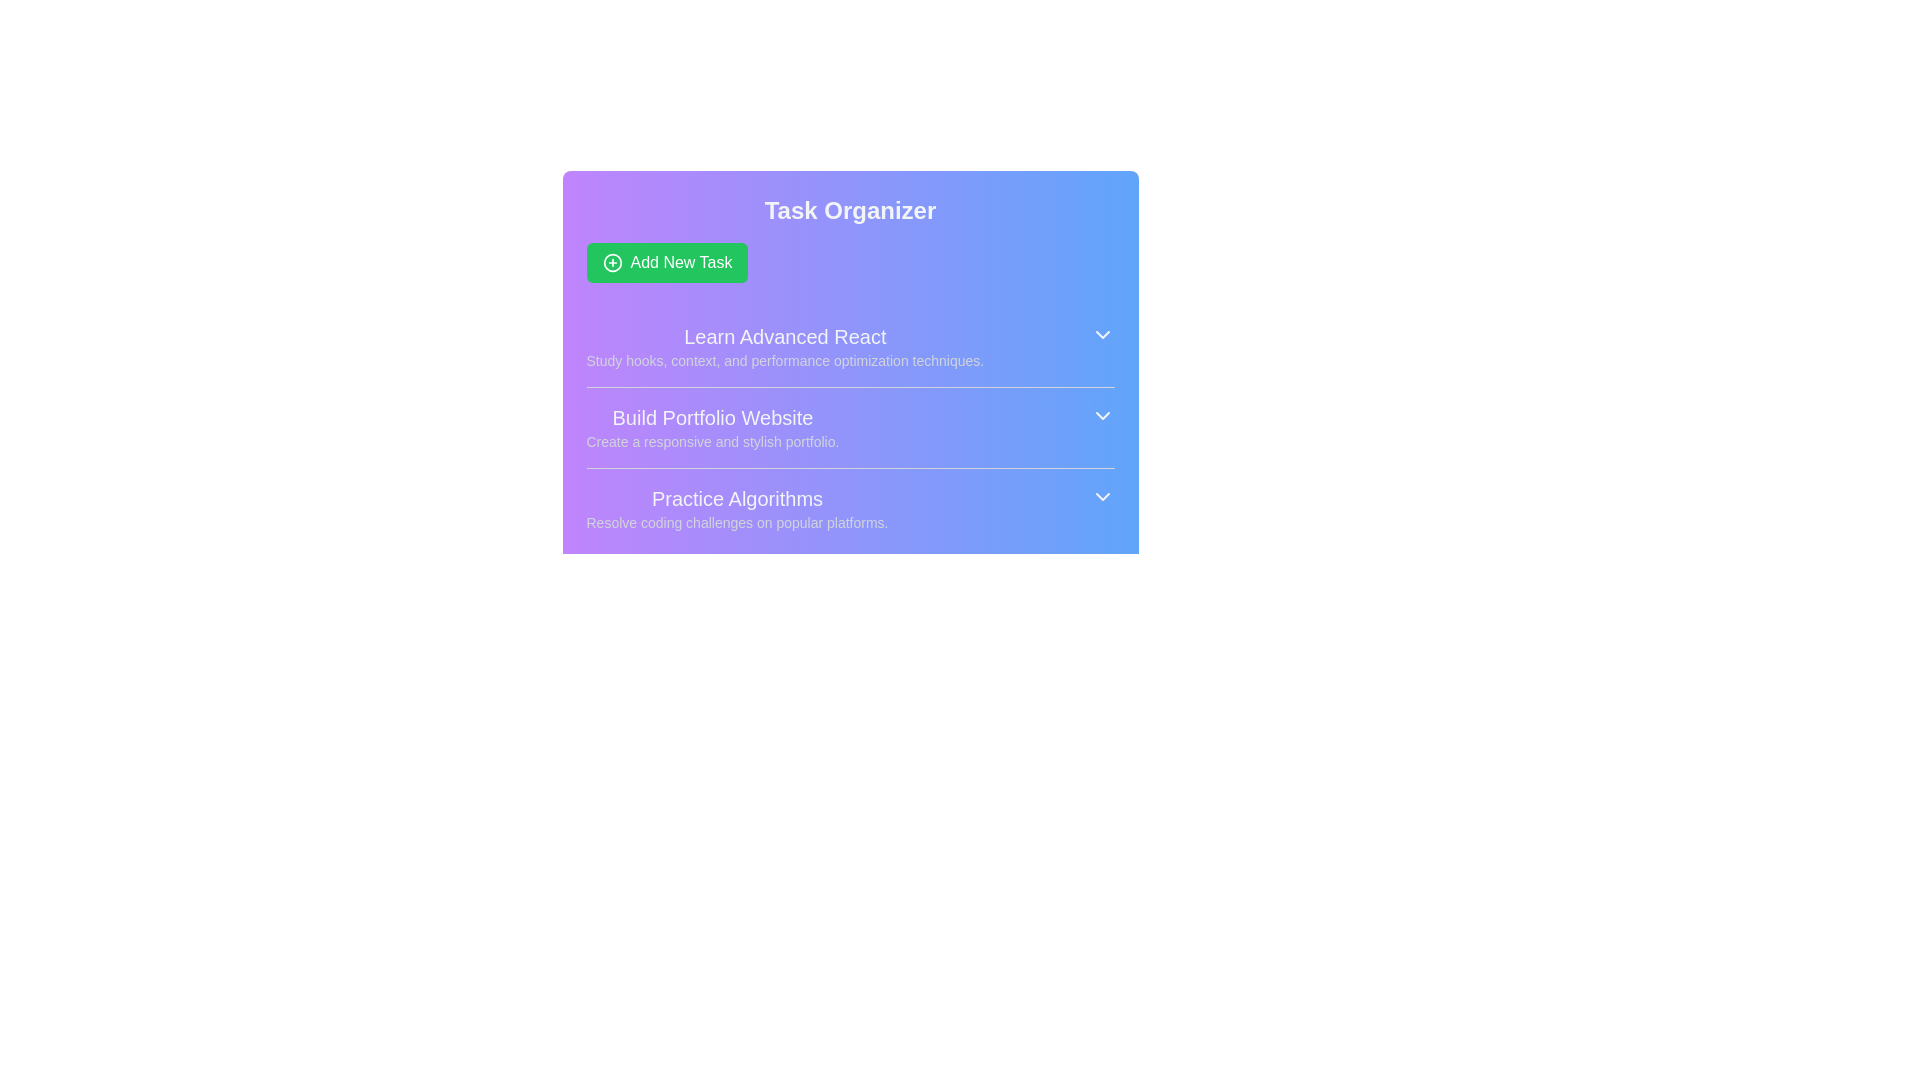 This screenshot has width=1920, height=1080. Describe the element at coordinates (1101, 415) in the screenshot. I see `the toggle icon located at the top right of the 'Build Portfolio Website' section` at that location.